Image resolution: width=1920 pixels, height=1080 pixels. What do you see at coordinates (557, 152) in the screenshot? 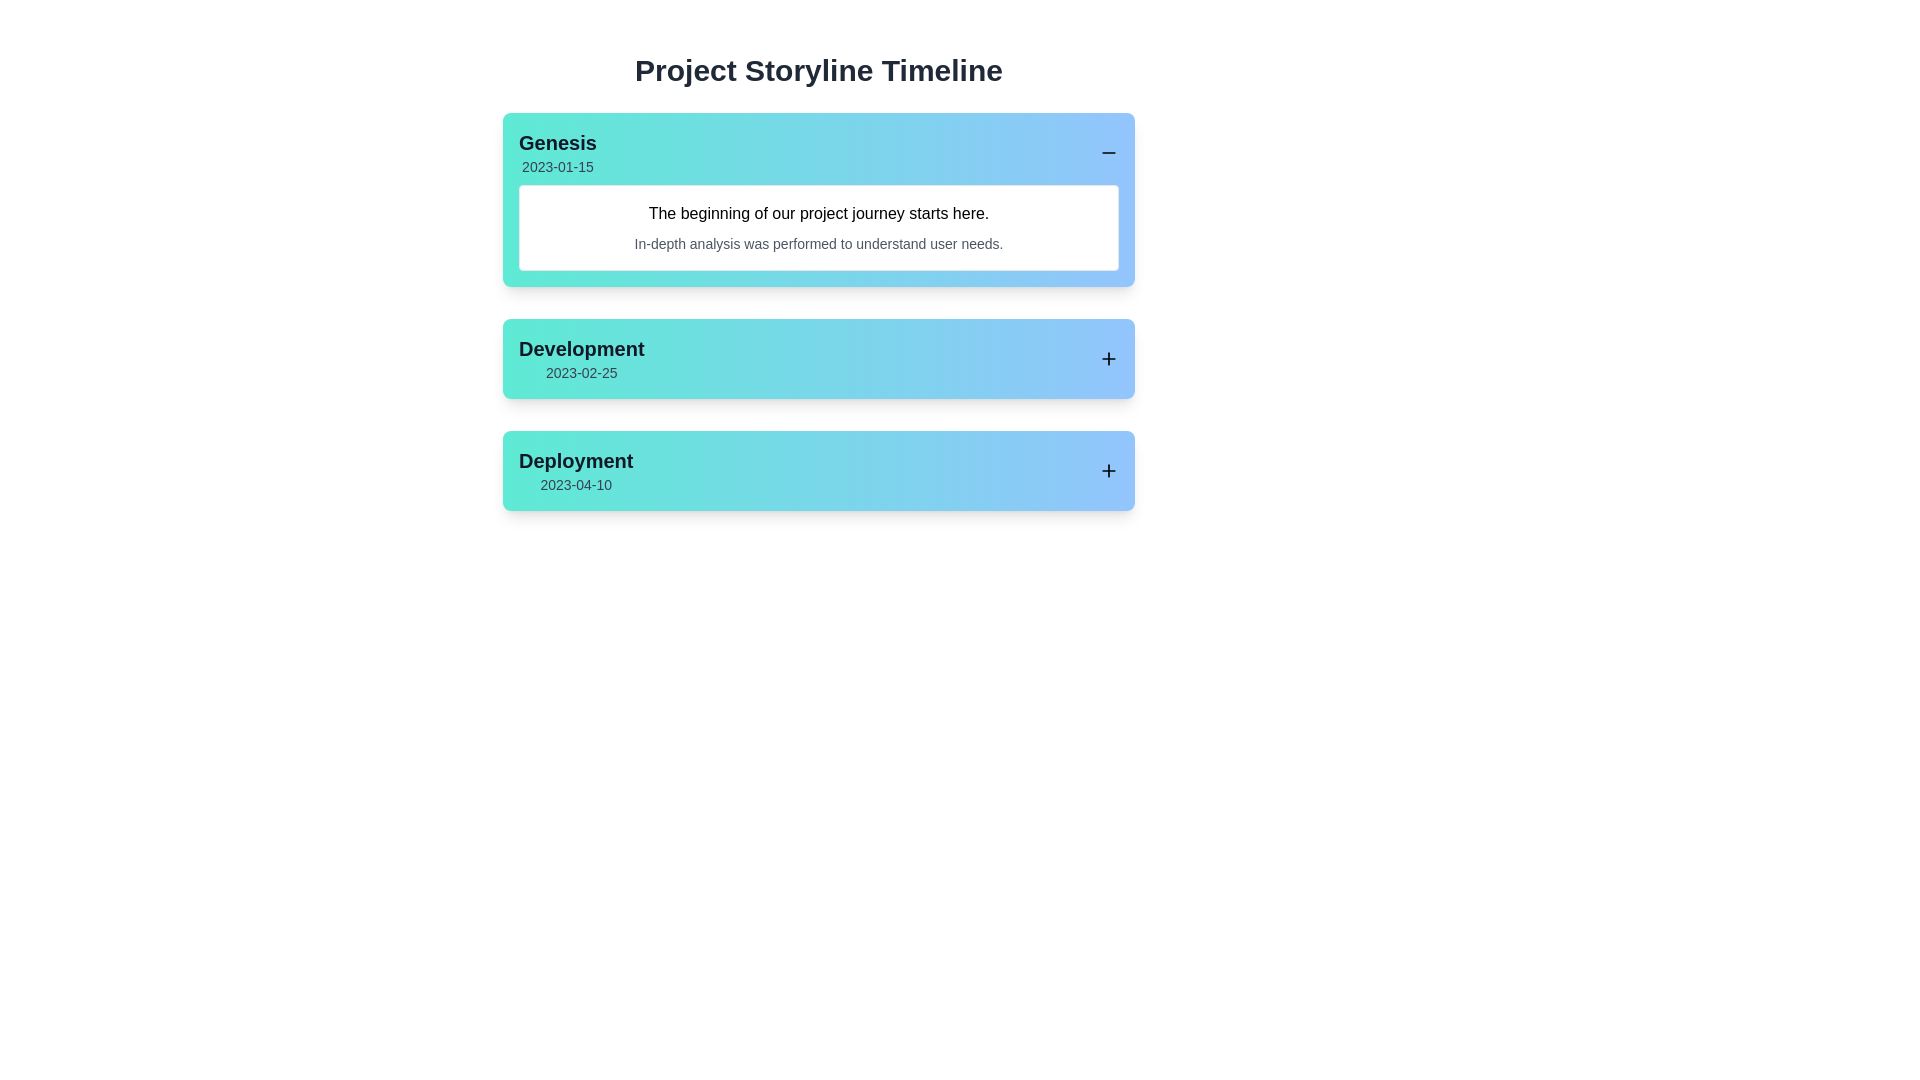
I see `displayed text on the first card in the vertical timeline interface, which shows 'Genesis' in bold dark gray and '2023-01-15' in lighter gray below it` at bounding box center [557, 152].